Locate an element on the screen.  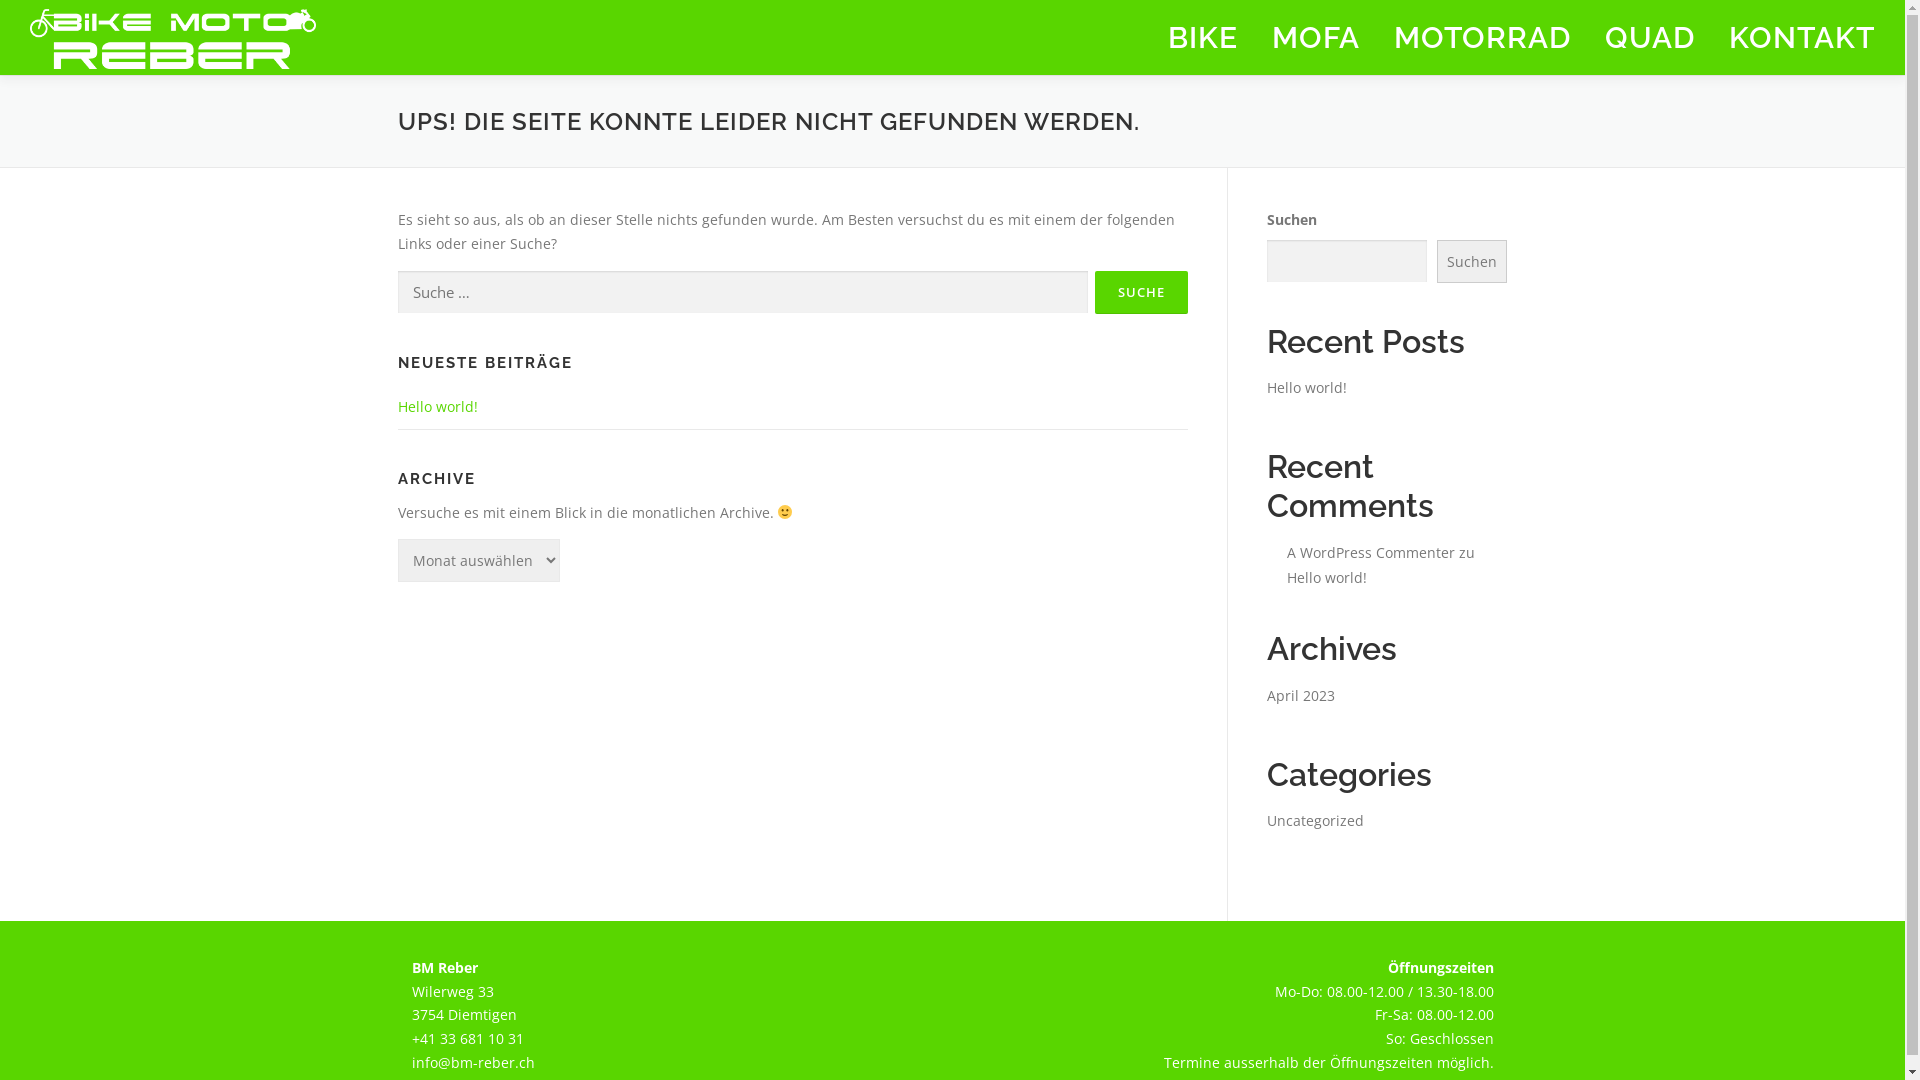
'Uncategorized' is located at coordinates (1314, 820).